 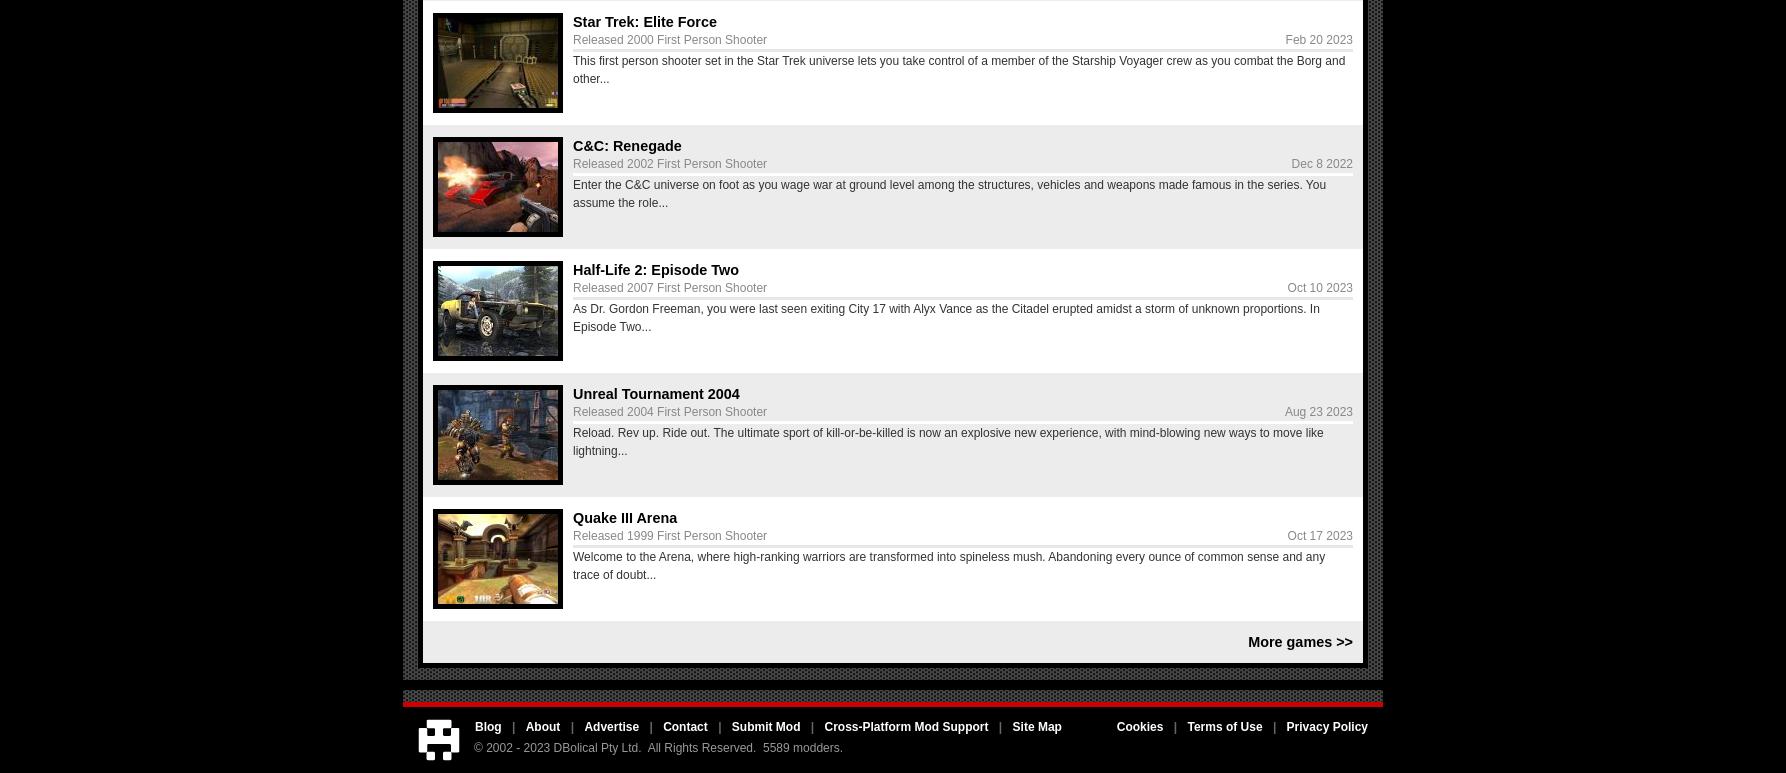 What do you see at coordinates (627, 146) in the screenshot?
I see `'C&C: Renegade'` at bounding box center [627, 146].